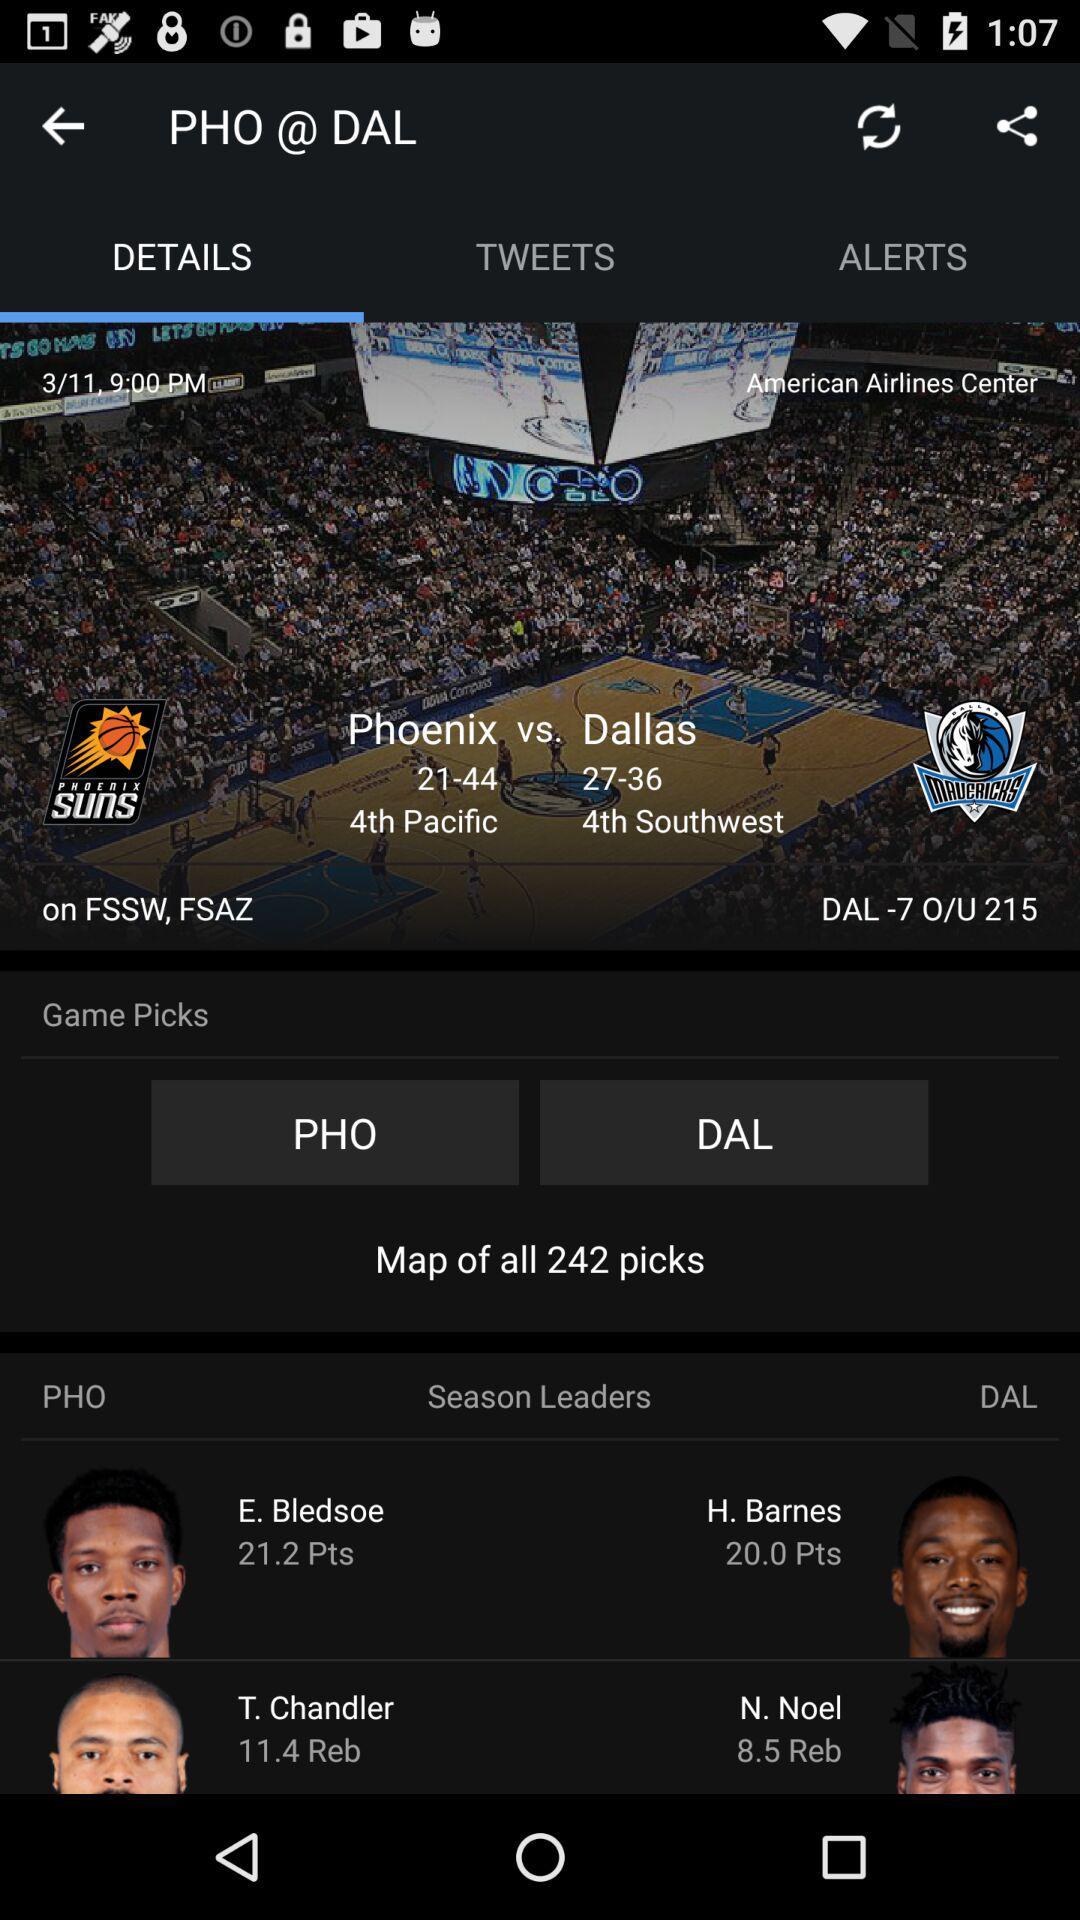 The image size is (1080, 1920). What do you see at coordinates (1017, 124) in the screenshot?
I see `clique para compartilhar nas redes sociais` at bounding box center [1017, 124].